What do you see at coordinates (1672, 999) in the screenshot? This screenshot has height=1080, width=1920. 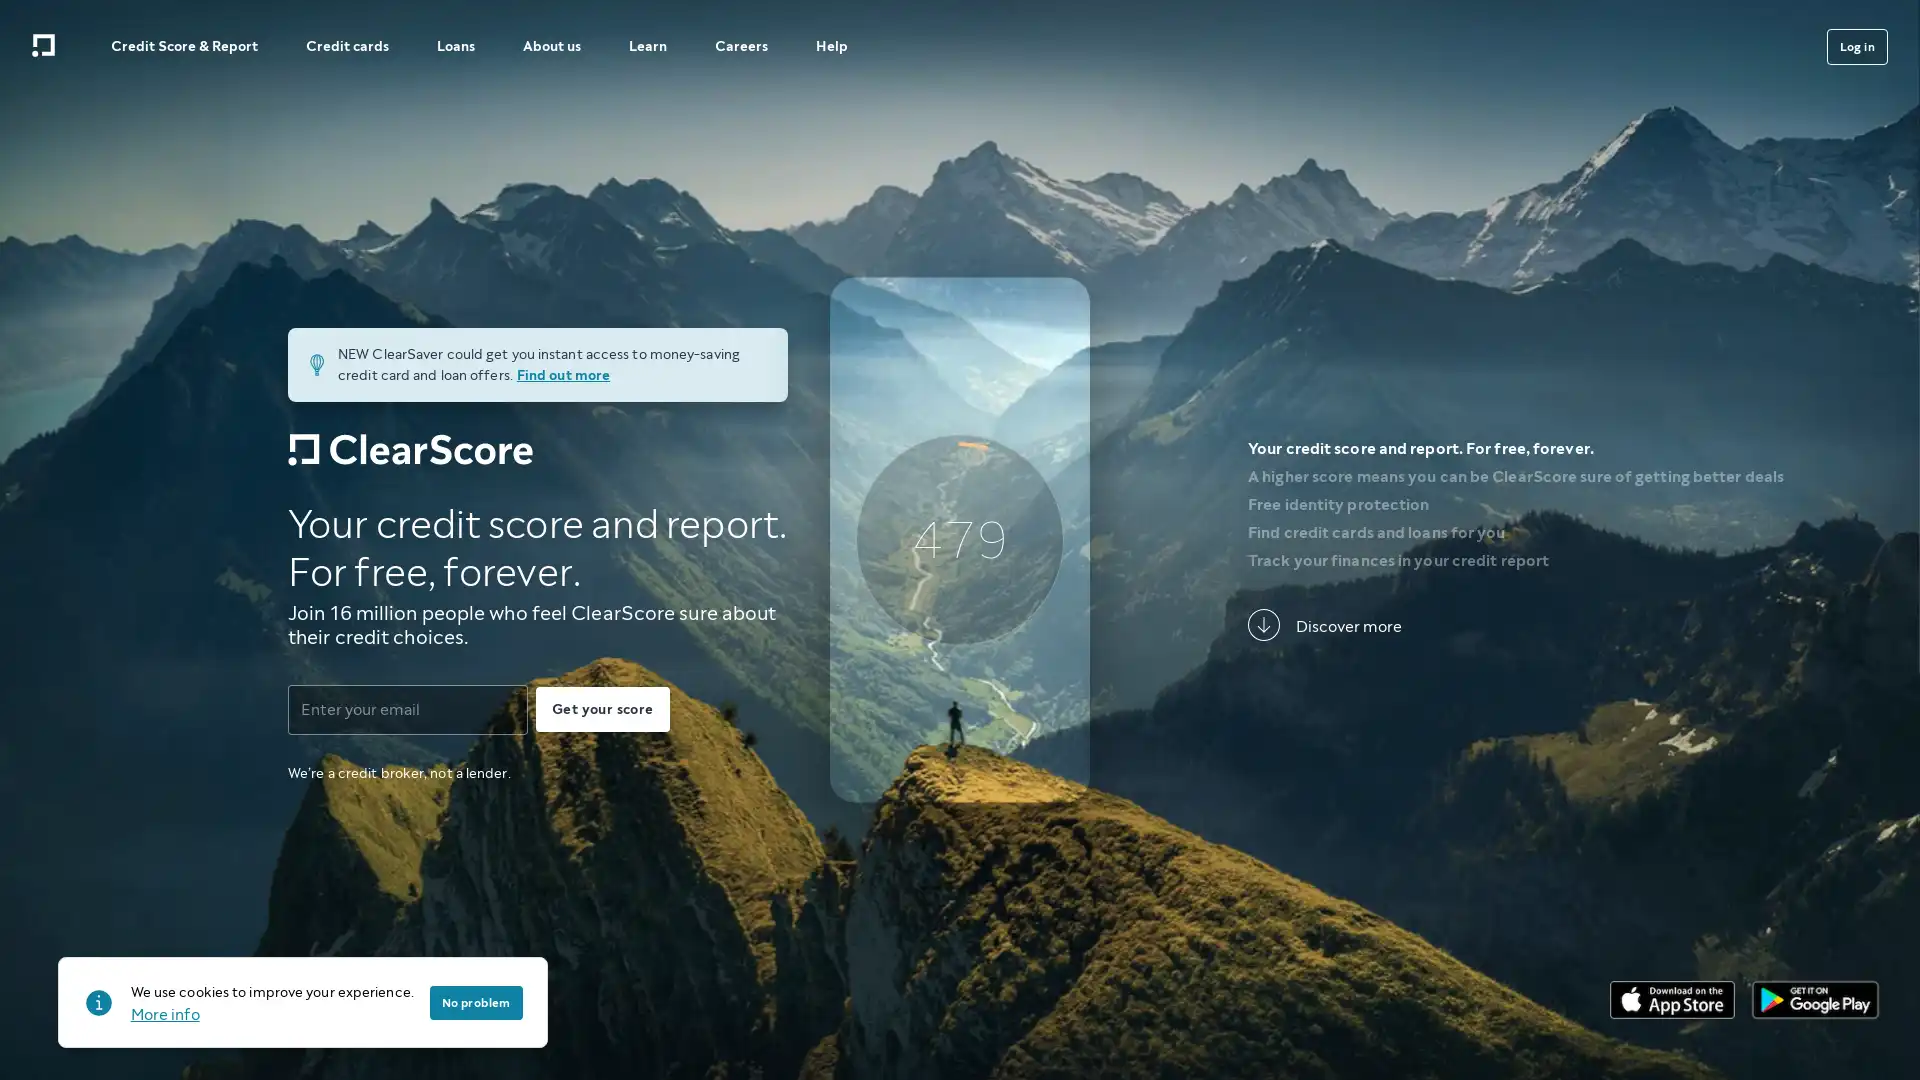 I see `Download on the App Store` at bounding box center [1672, 999].